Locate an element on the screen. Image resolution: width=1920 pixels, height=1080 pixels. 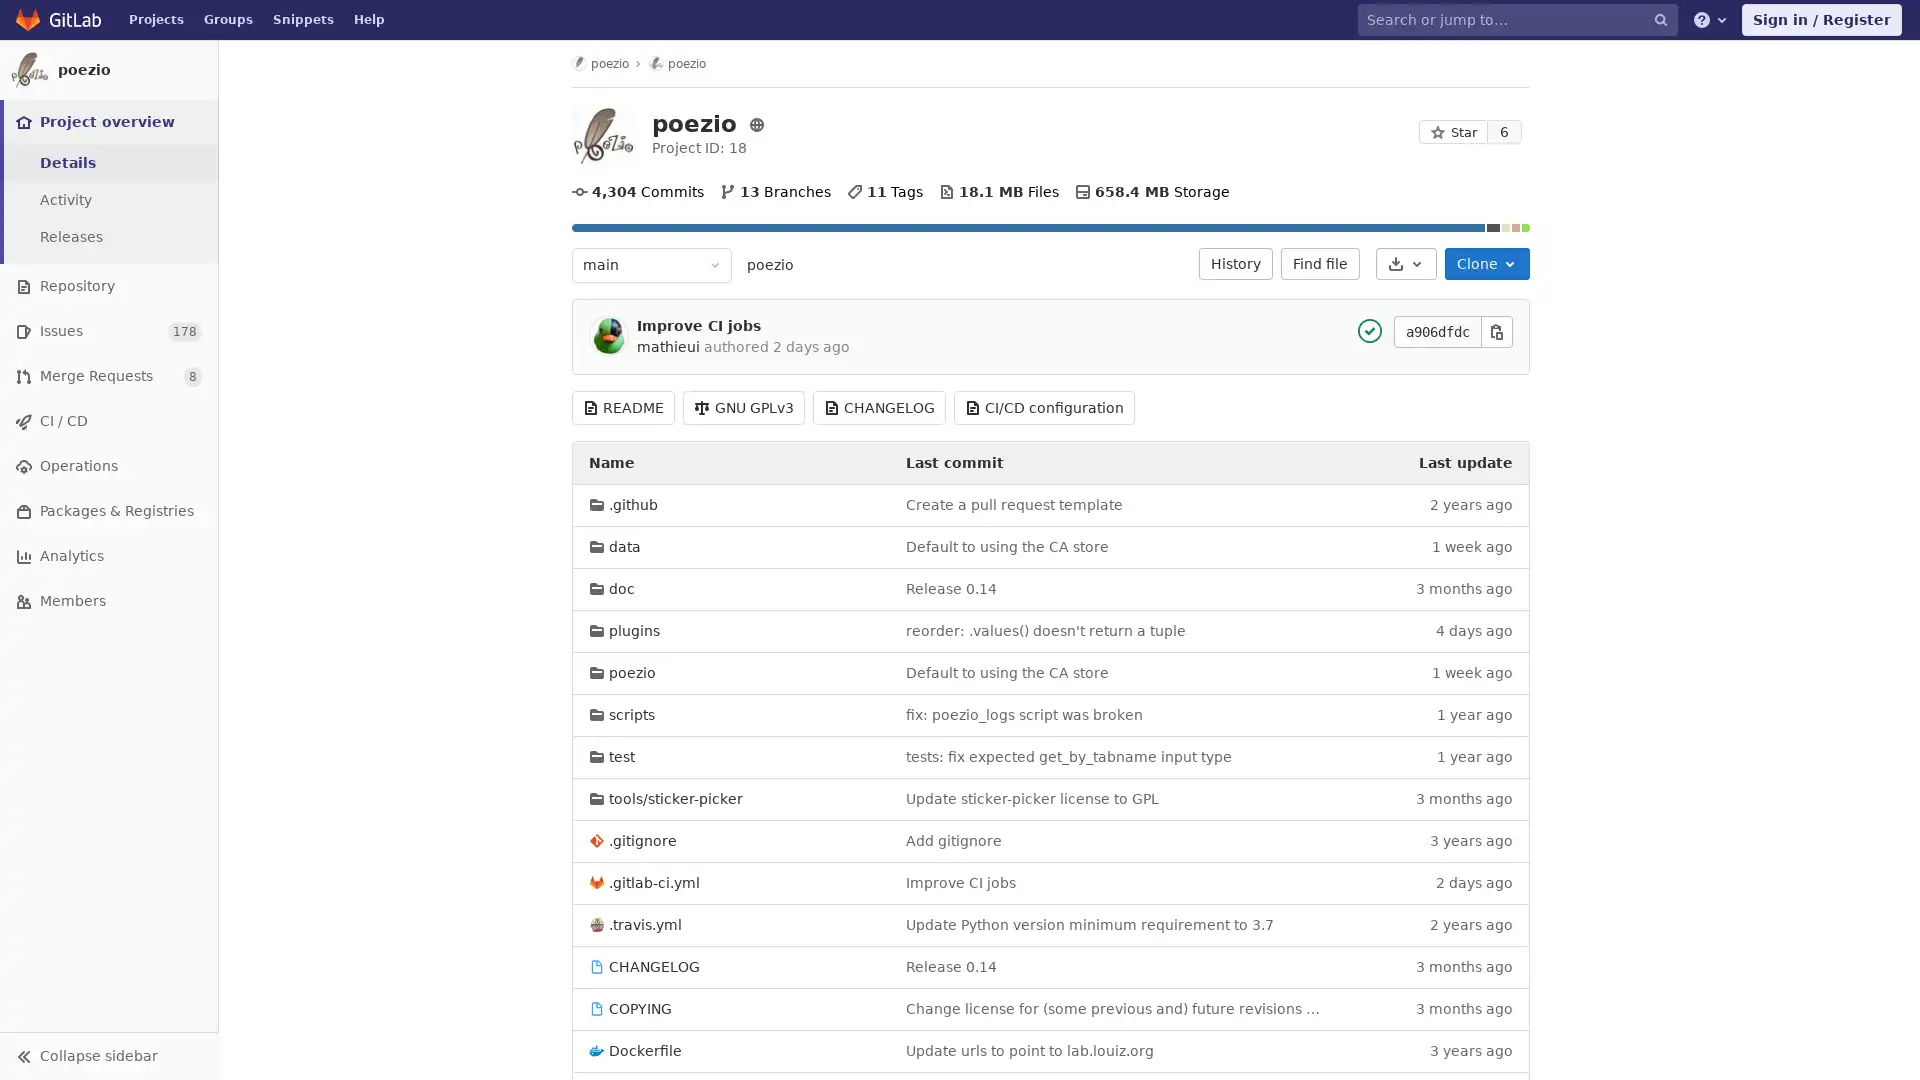
Copy this value is located at coordinates (1516, 330).